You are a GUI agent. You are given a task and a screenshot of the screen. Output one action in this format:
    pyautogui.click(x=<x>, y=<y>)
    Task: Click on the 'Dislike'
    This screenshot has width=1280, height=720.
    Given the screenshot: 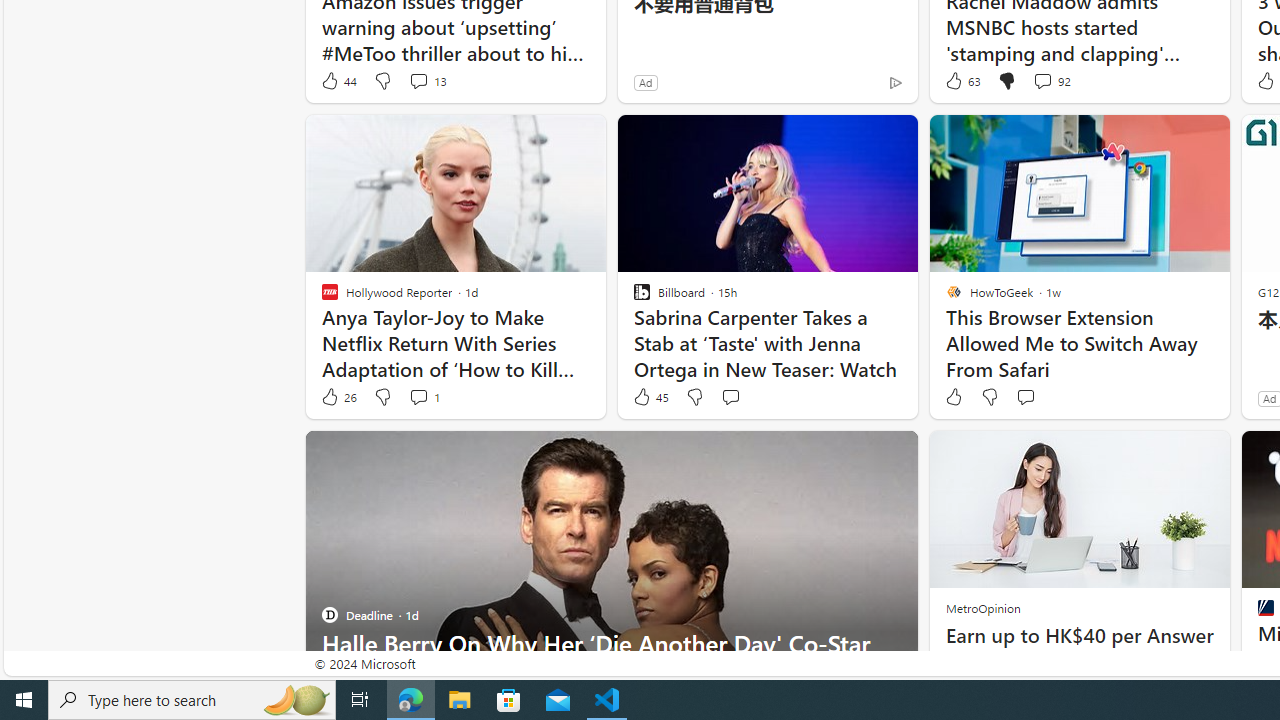 What is the action you would take?
    pyautogui.click(x=990, y=397)
    